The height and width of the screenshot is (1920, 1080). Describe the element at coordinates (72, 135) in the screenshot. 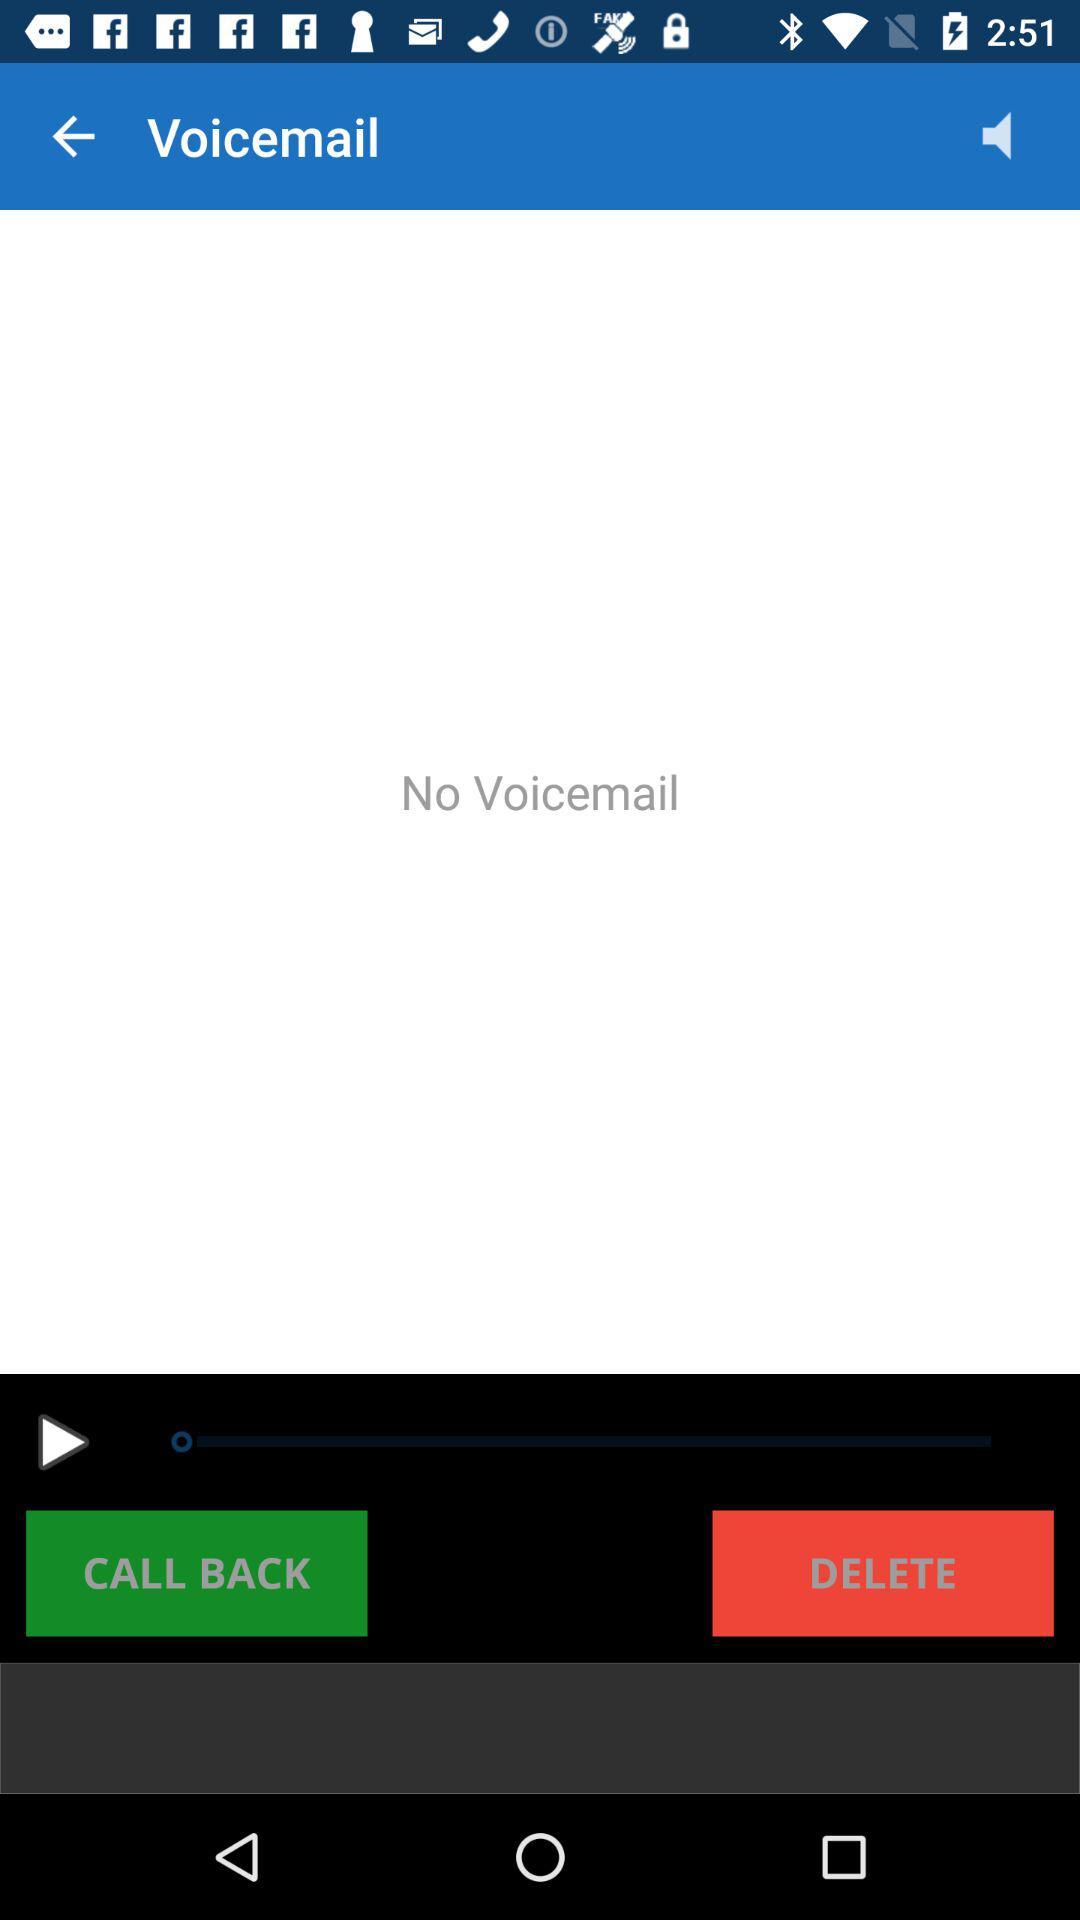

I see `icon to the left of the voicemail icon` at that location.